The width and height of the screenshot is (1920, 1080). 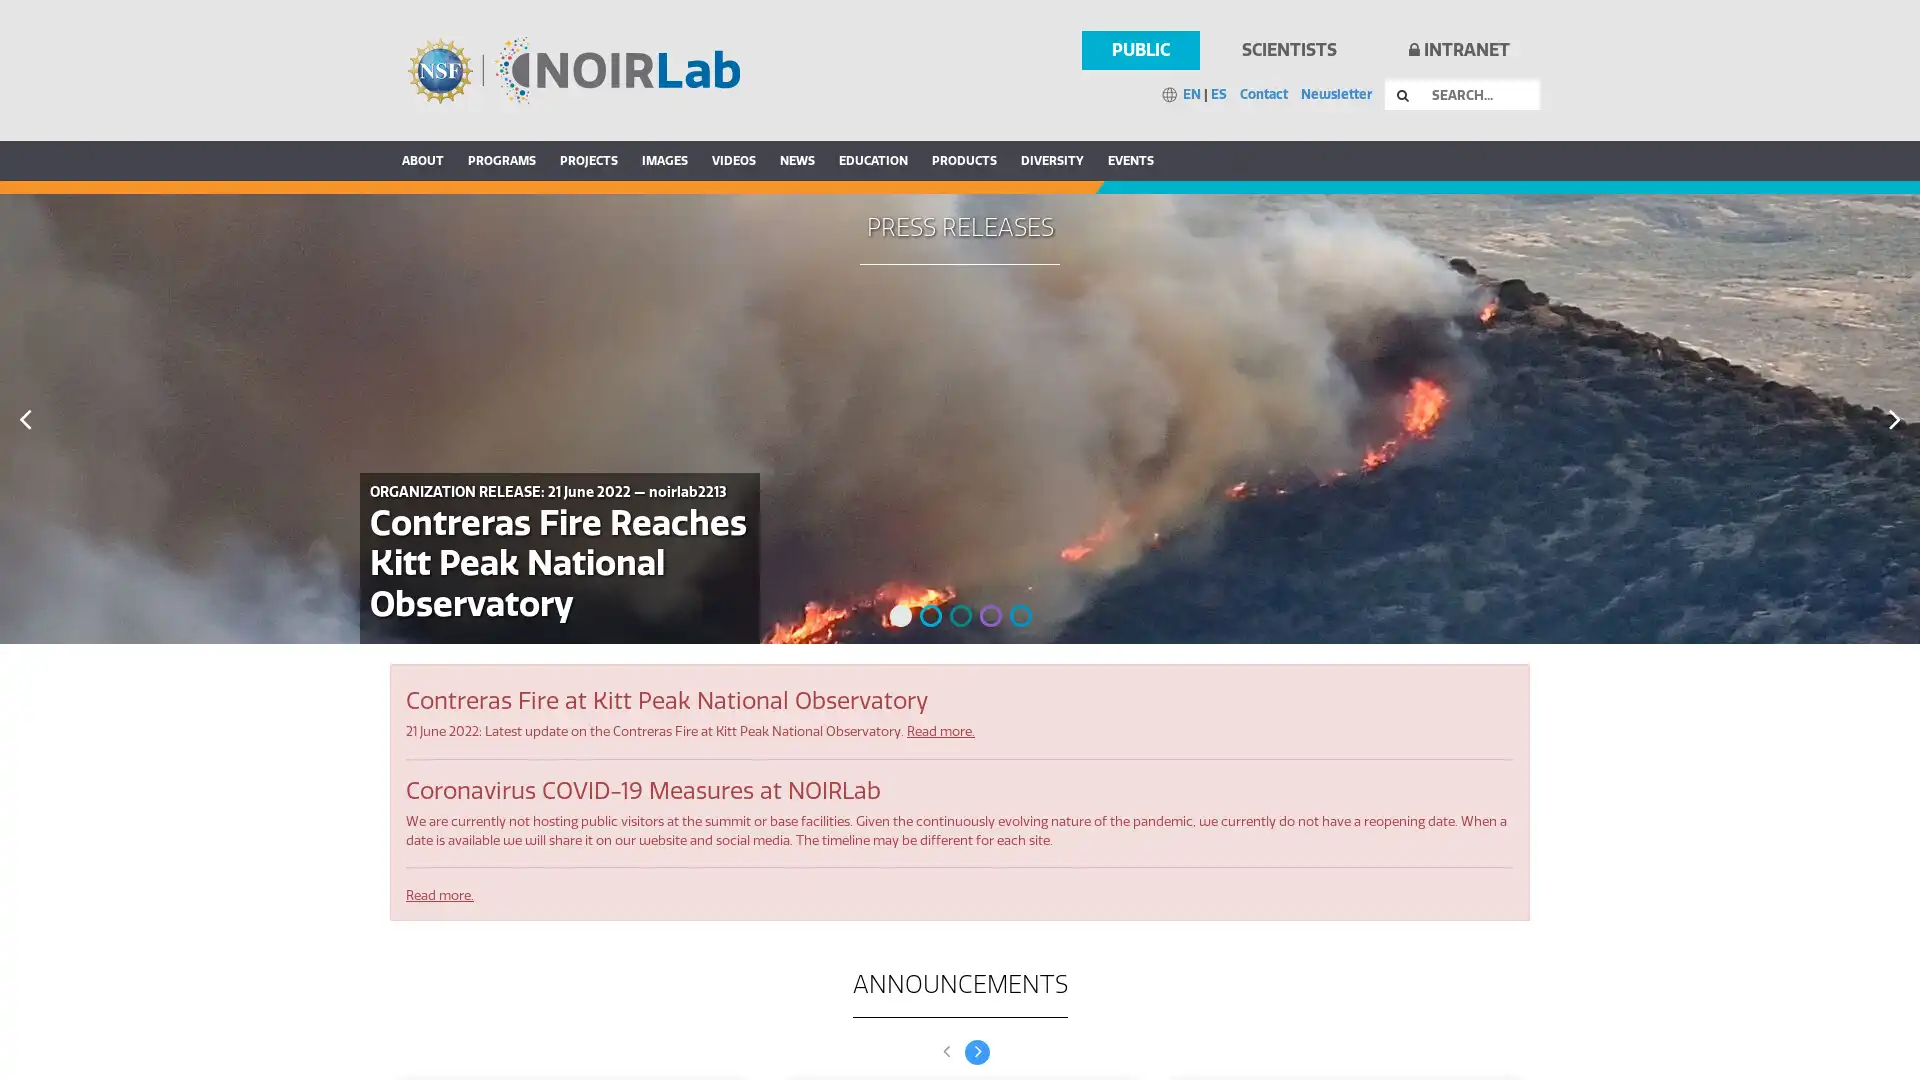 I want to click on 4, so click(x=990, y=615).